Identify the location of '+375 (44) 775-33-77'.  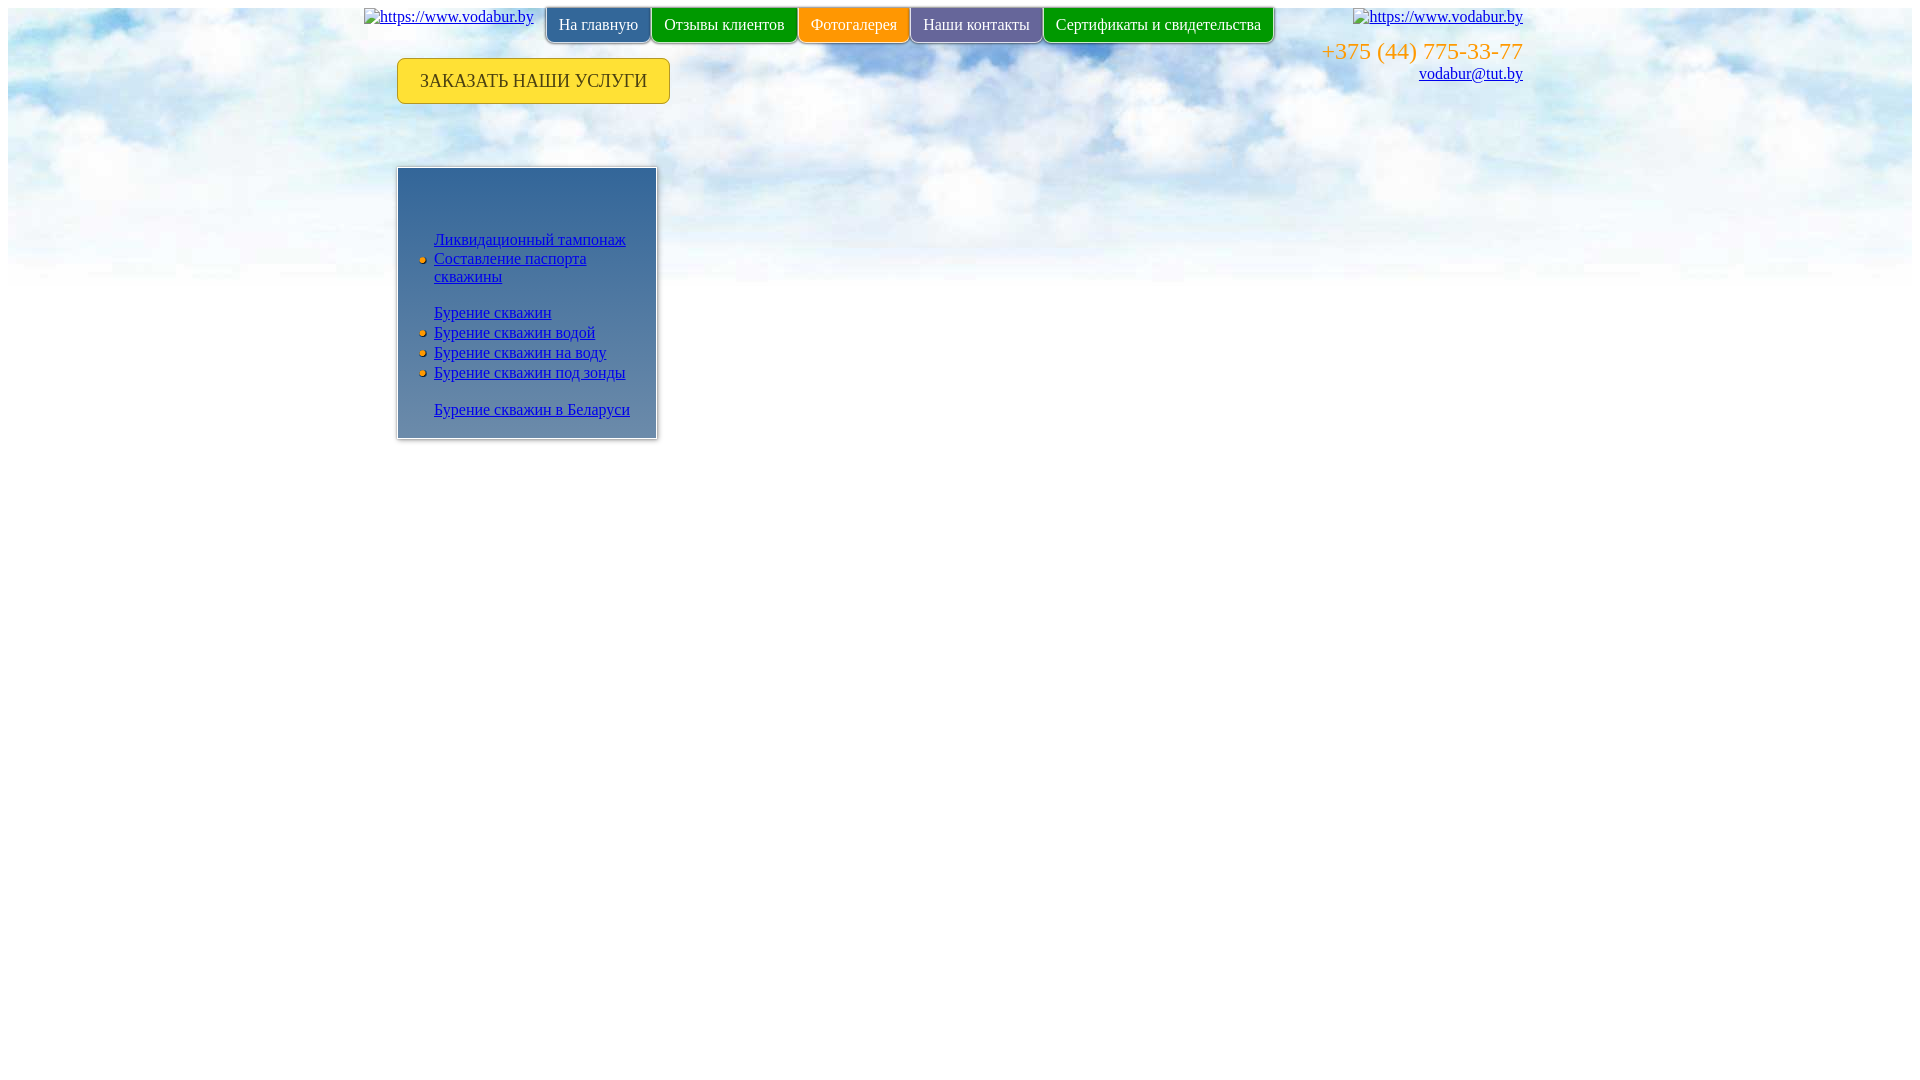
(1320, 49).